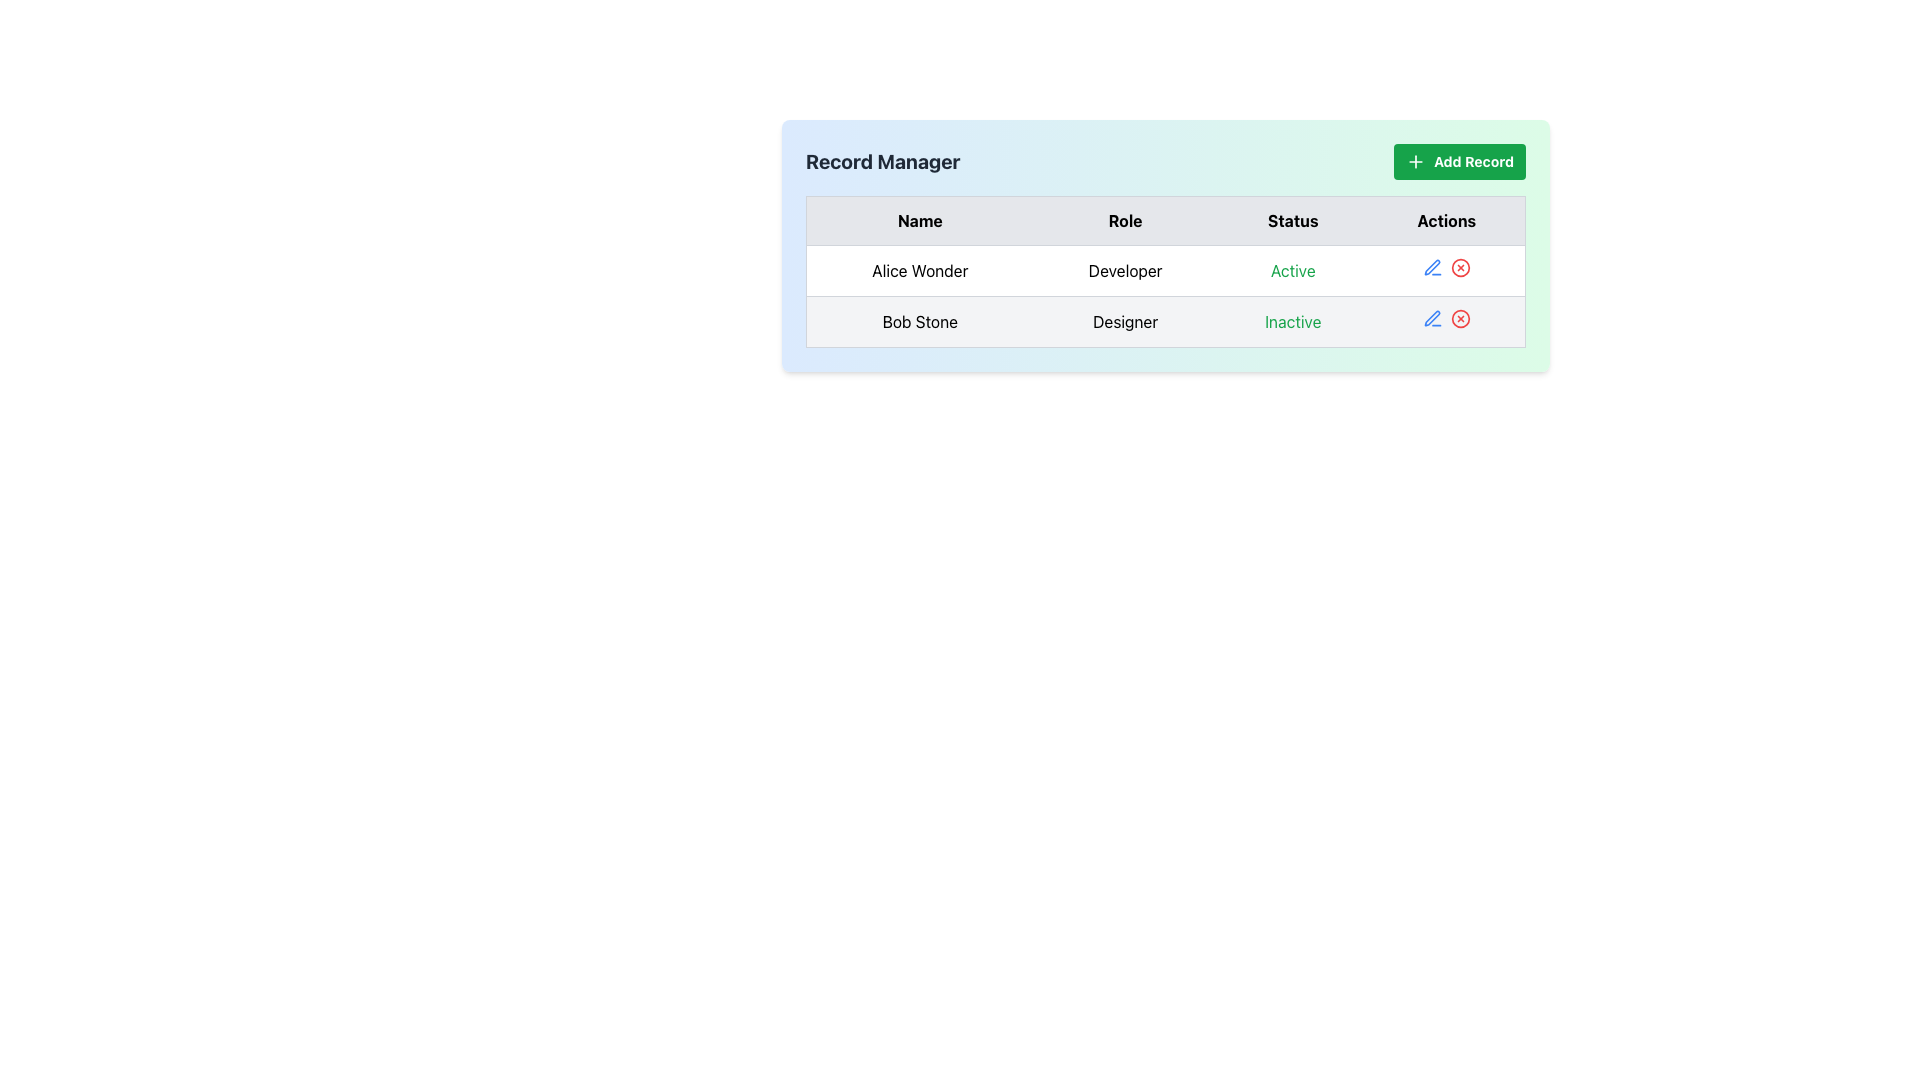  What do you see at coordinates (1447, 220) in the screenshot?
I see `the 'Actions' column header text label, which is the fourth column header in the table layout and is positioned on the rightmost side of the header row` at bounding box center [1447, 220].